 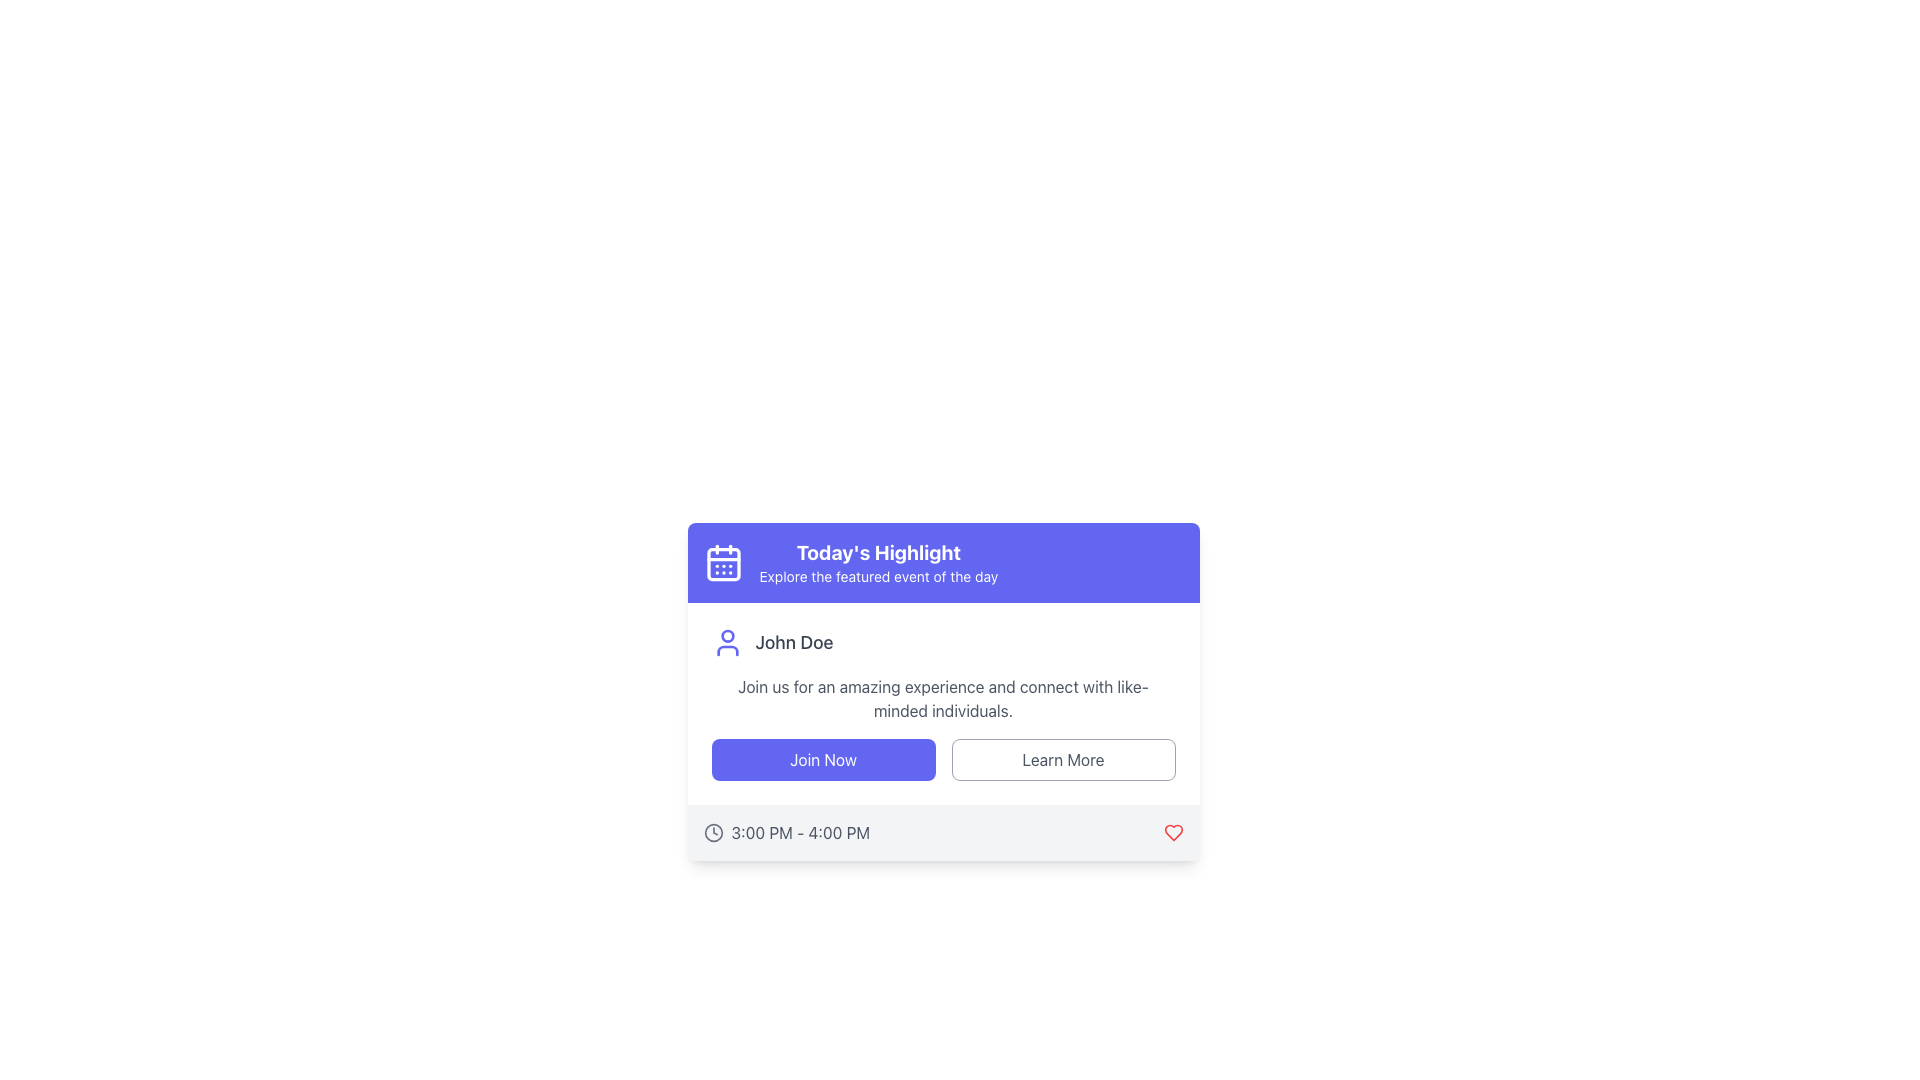 I want to click on the text label that reads 'John Doe' to select the name, so click(x=793, y=643).